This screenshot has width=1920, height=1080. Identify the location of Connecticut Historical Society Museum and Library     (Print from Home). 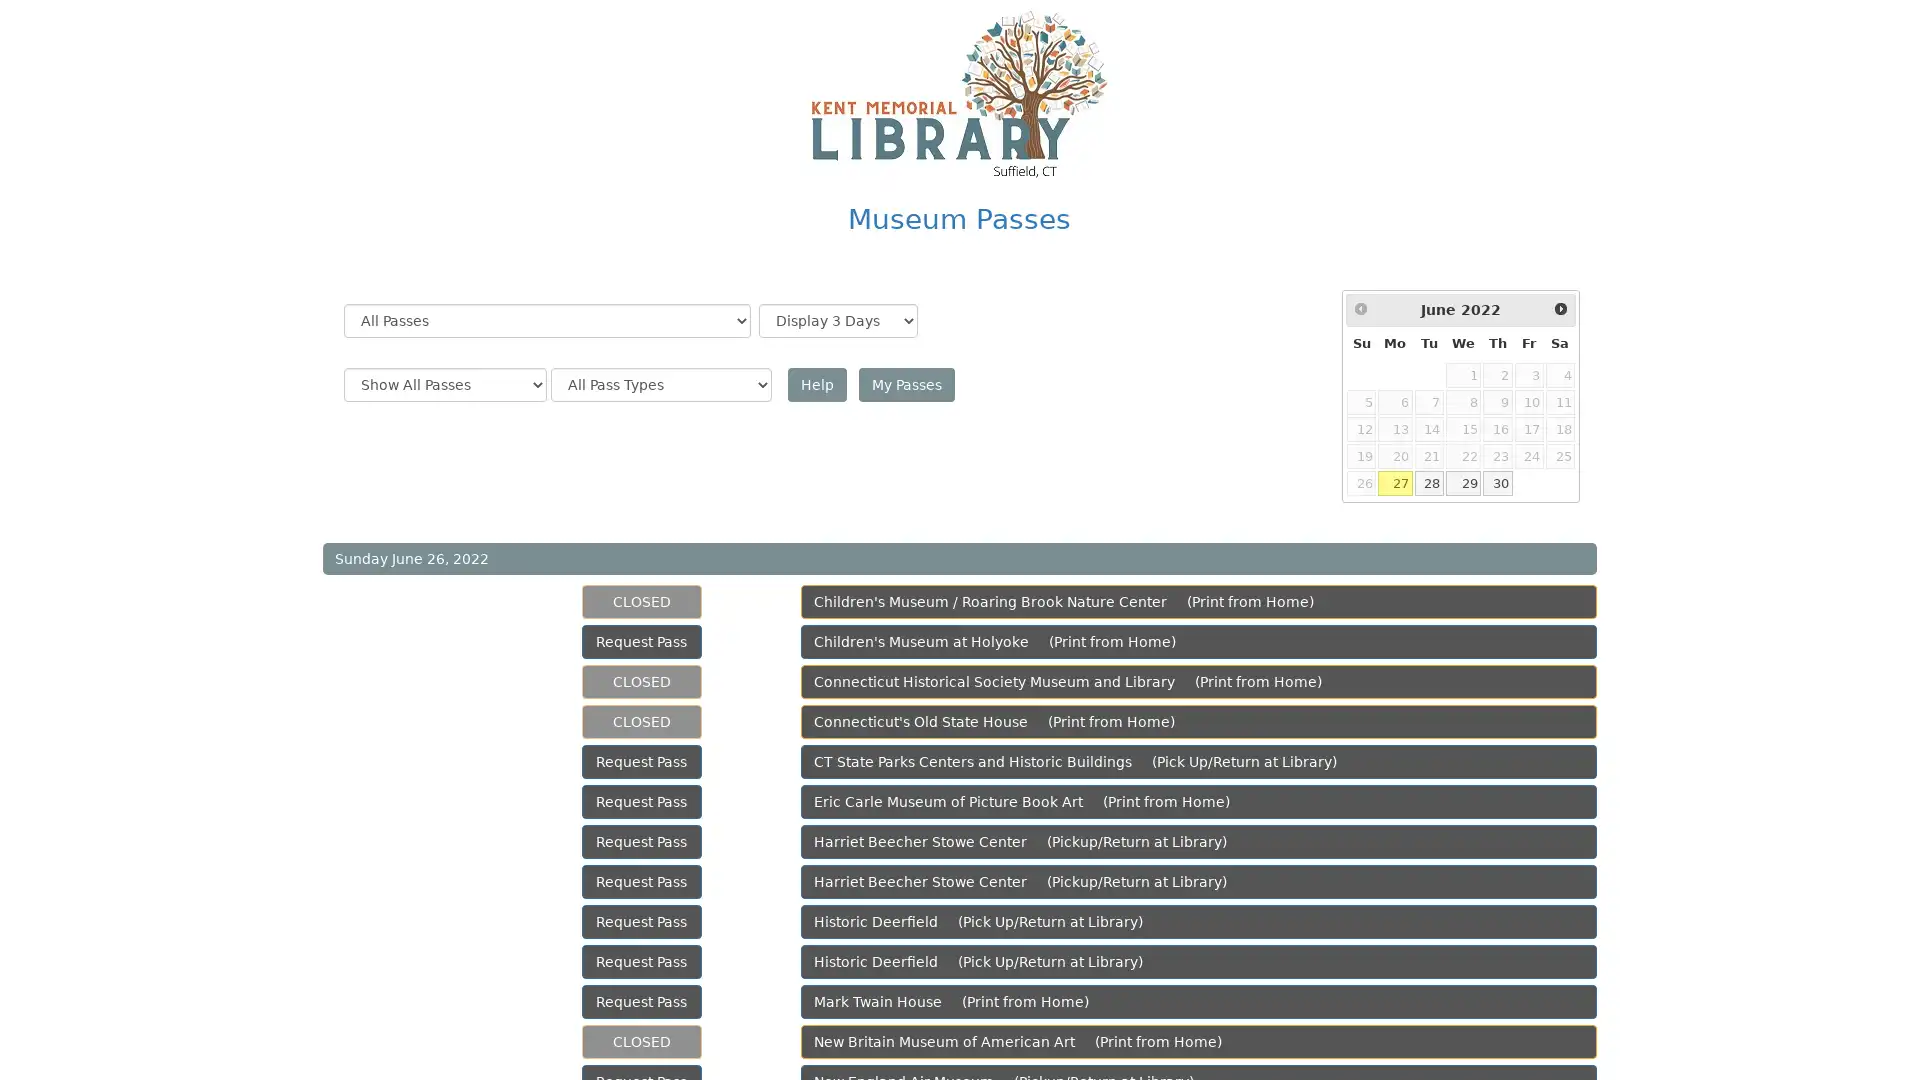
(1198, 681).